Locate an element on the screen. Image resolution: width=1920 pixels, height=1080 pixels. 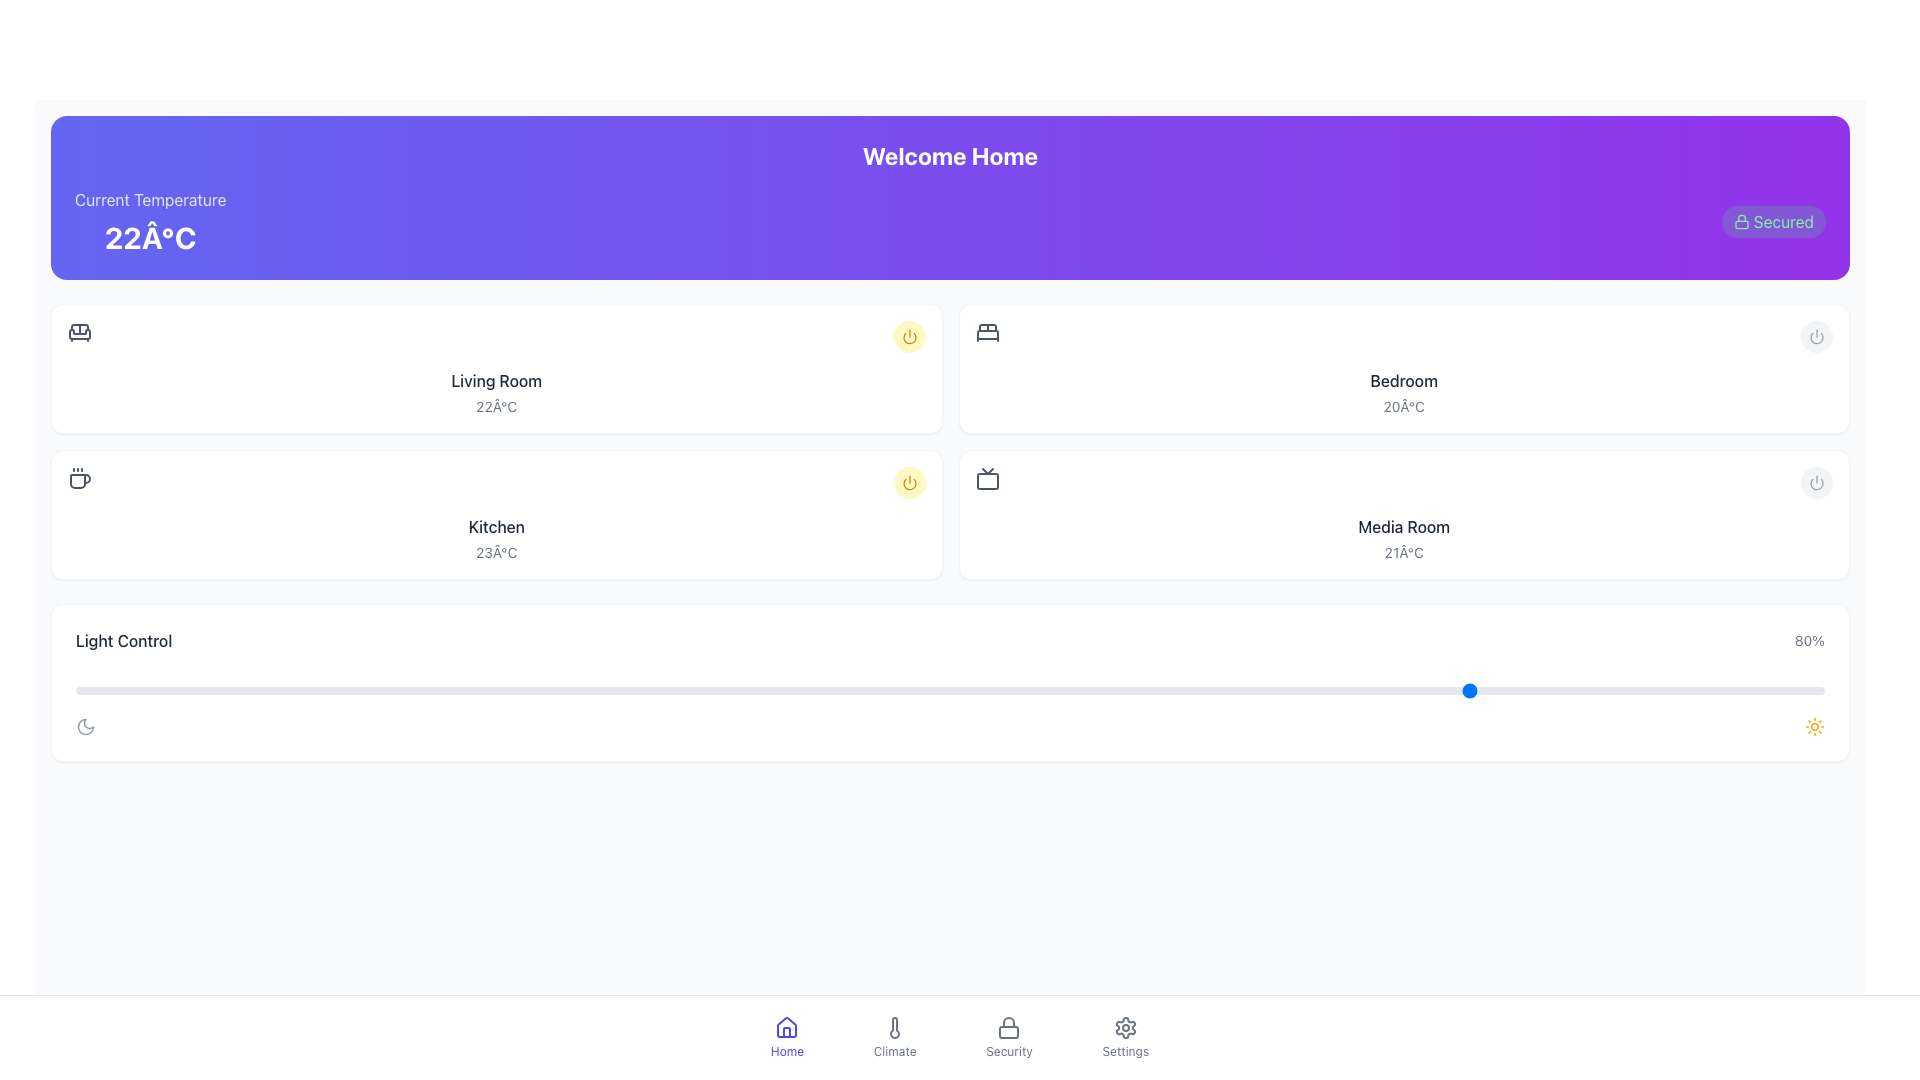
the 'Climate' button located in the bottom center navigation bar is located at coordinates (894, 1036).